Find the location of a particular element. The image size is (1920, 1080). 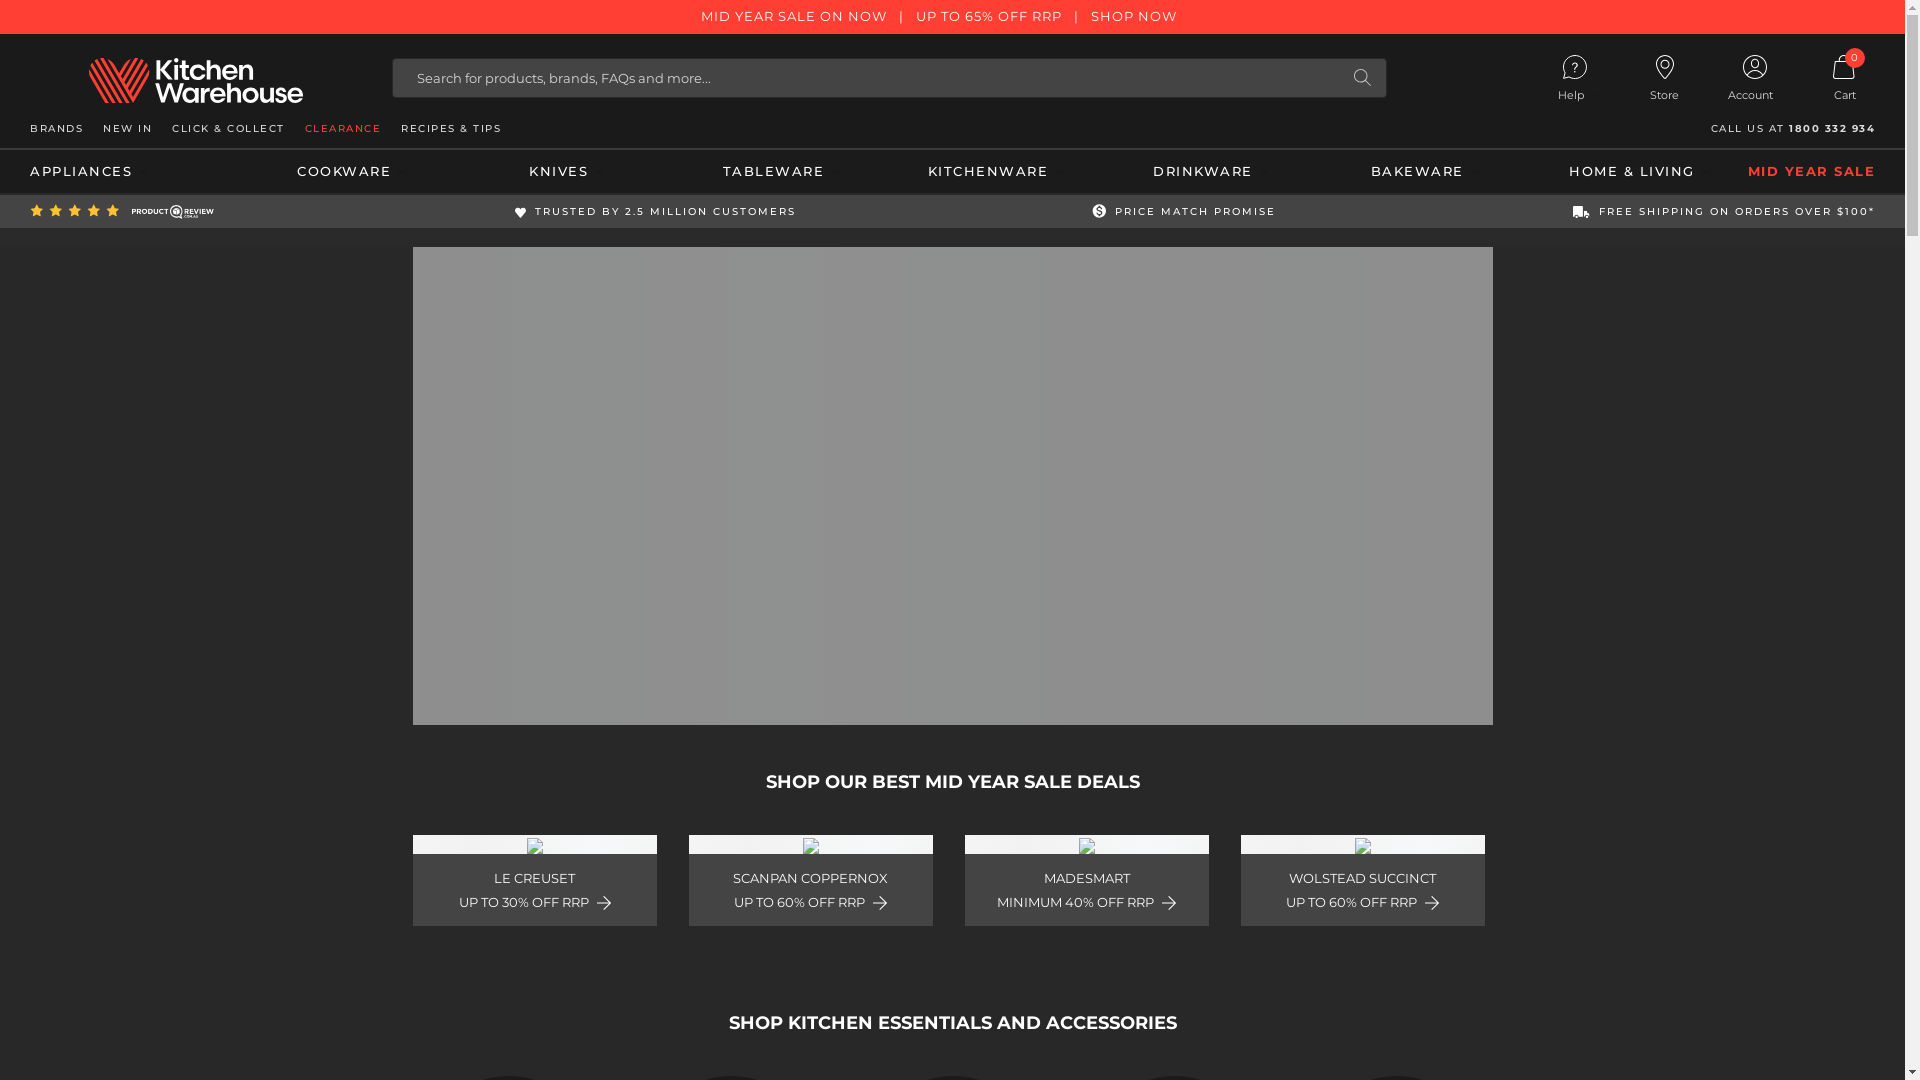

'MADESMART is located at coordinates (1084, 879).